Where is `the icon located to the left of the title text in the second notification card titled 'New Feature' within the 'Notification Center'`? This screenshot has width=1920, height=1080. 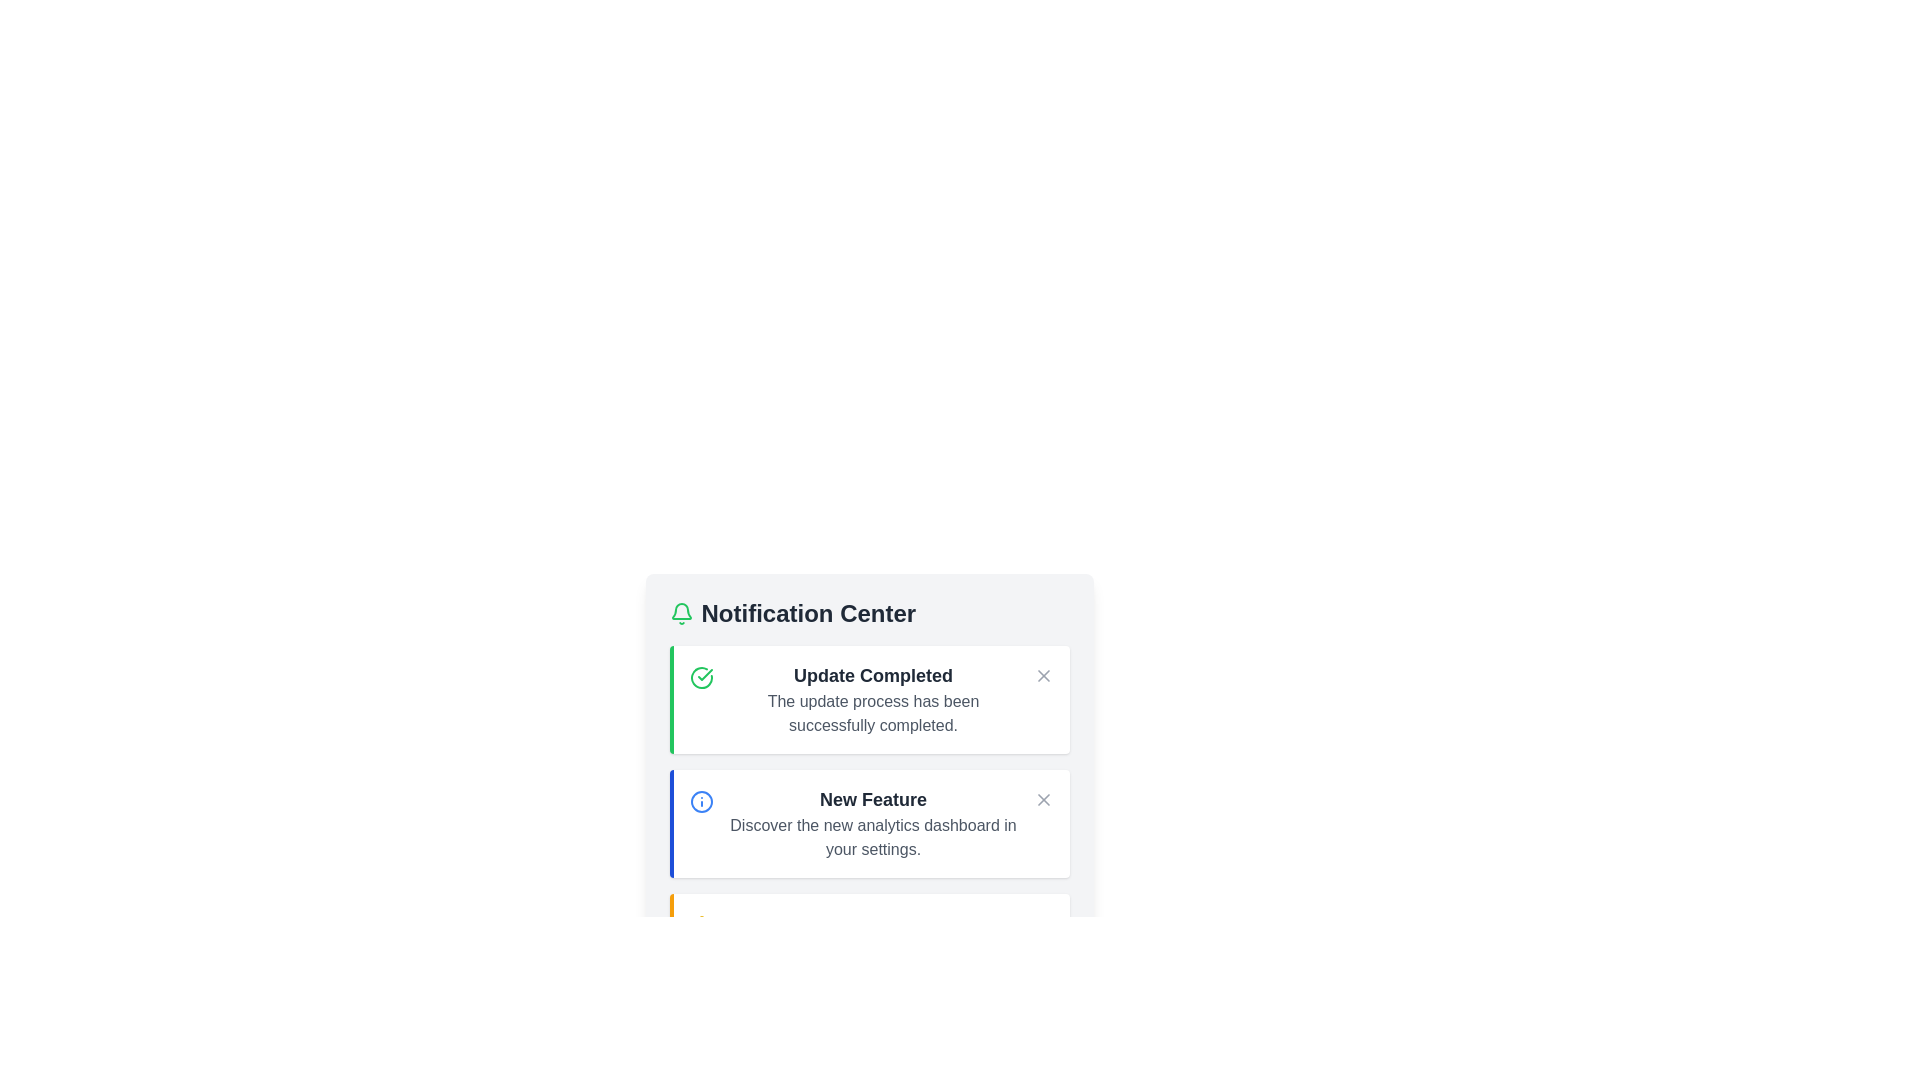 the icon located to the left of the title text in the second notification card titled 'New Feature' within the 'Notification Center' is located at coordinates (701, 801).